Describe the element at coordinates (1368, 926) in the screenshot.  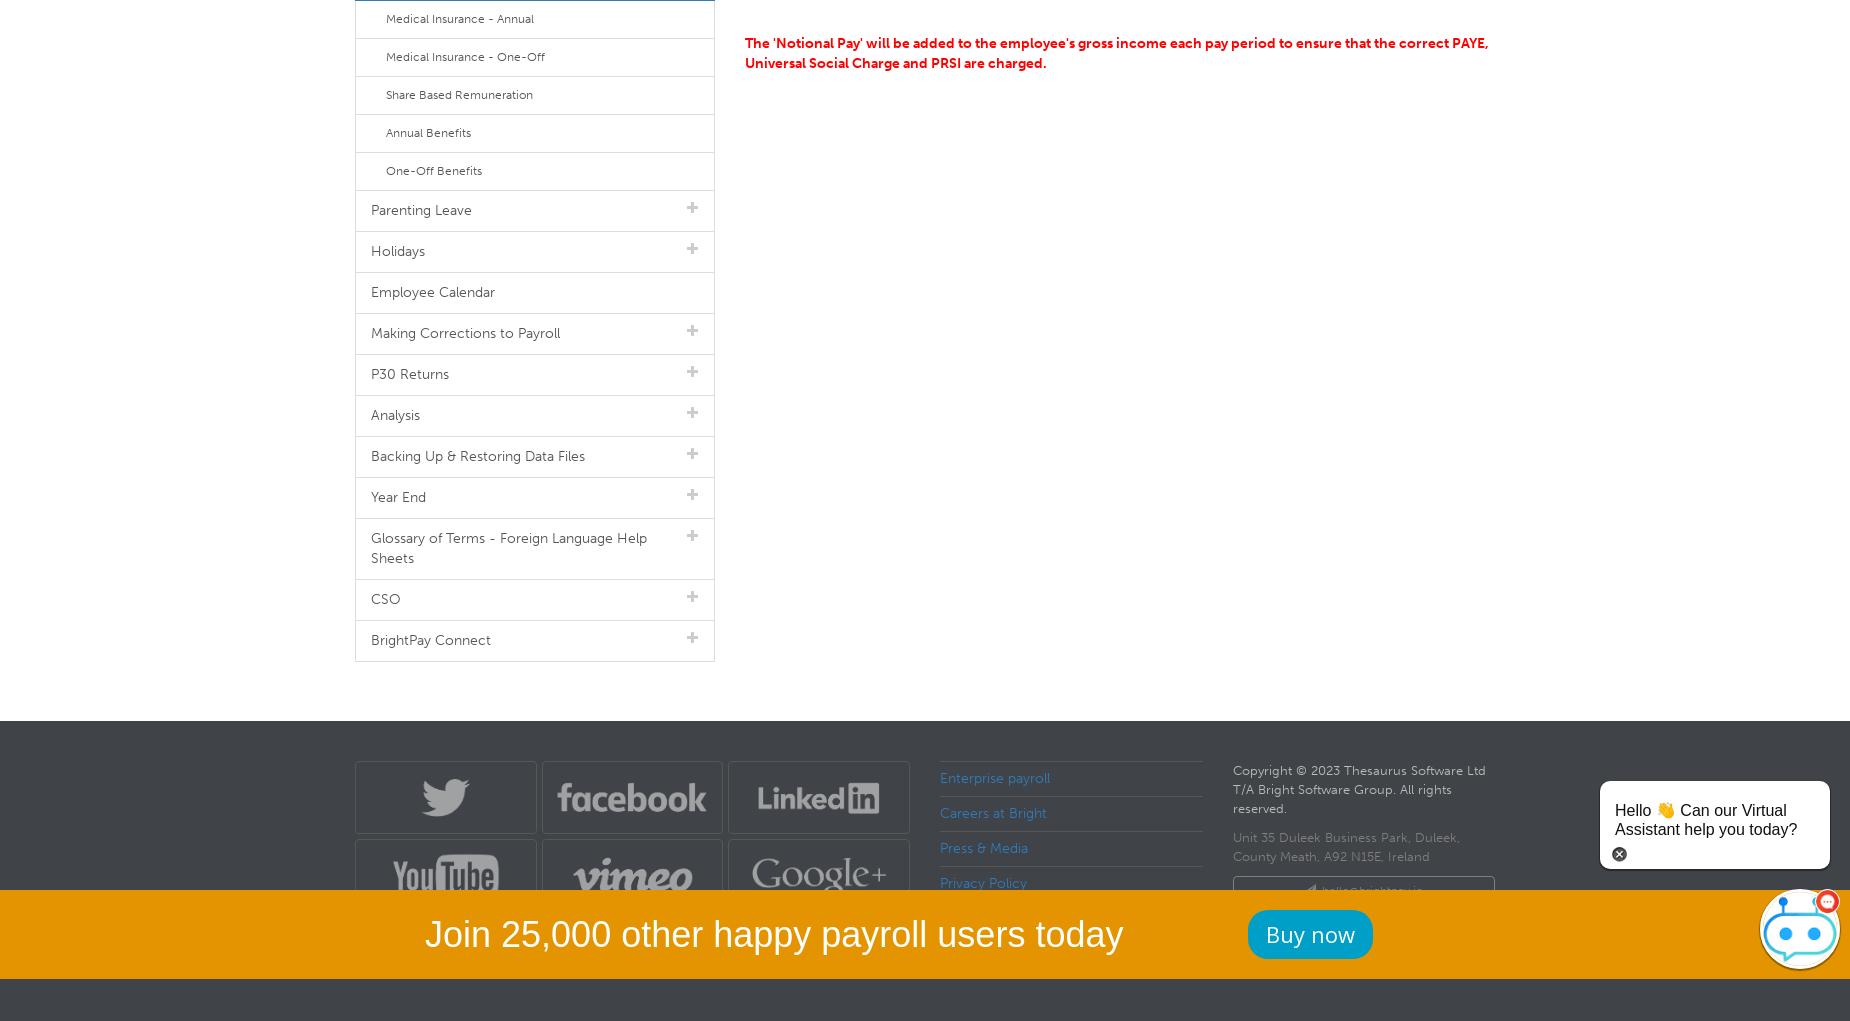
I see `'01 8352074'` at that location.